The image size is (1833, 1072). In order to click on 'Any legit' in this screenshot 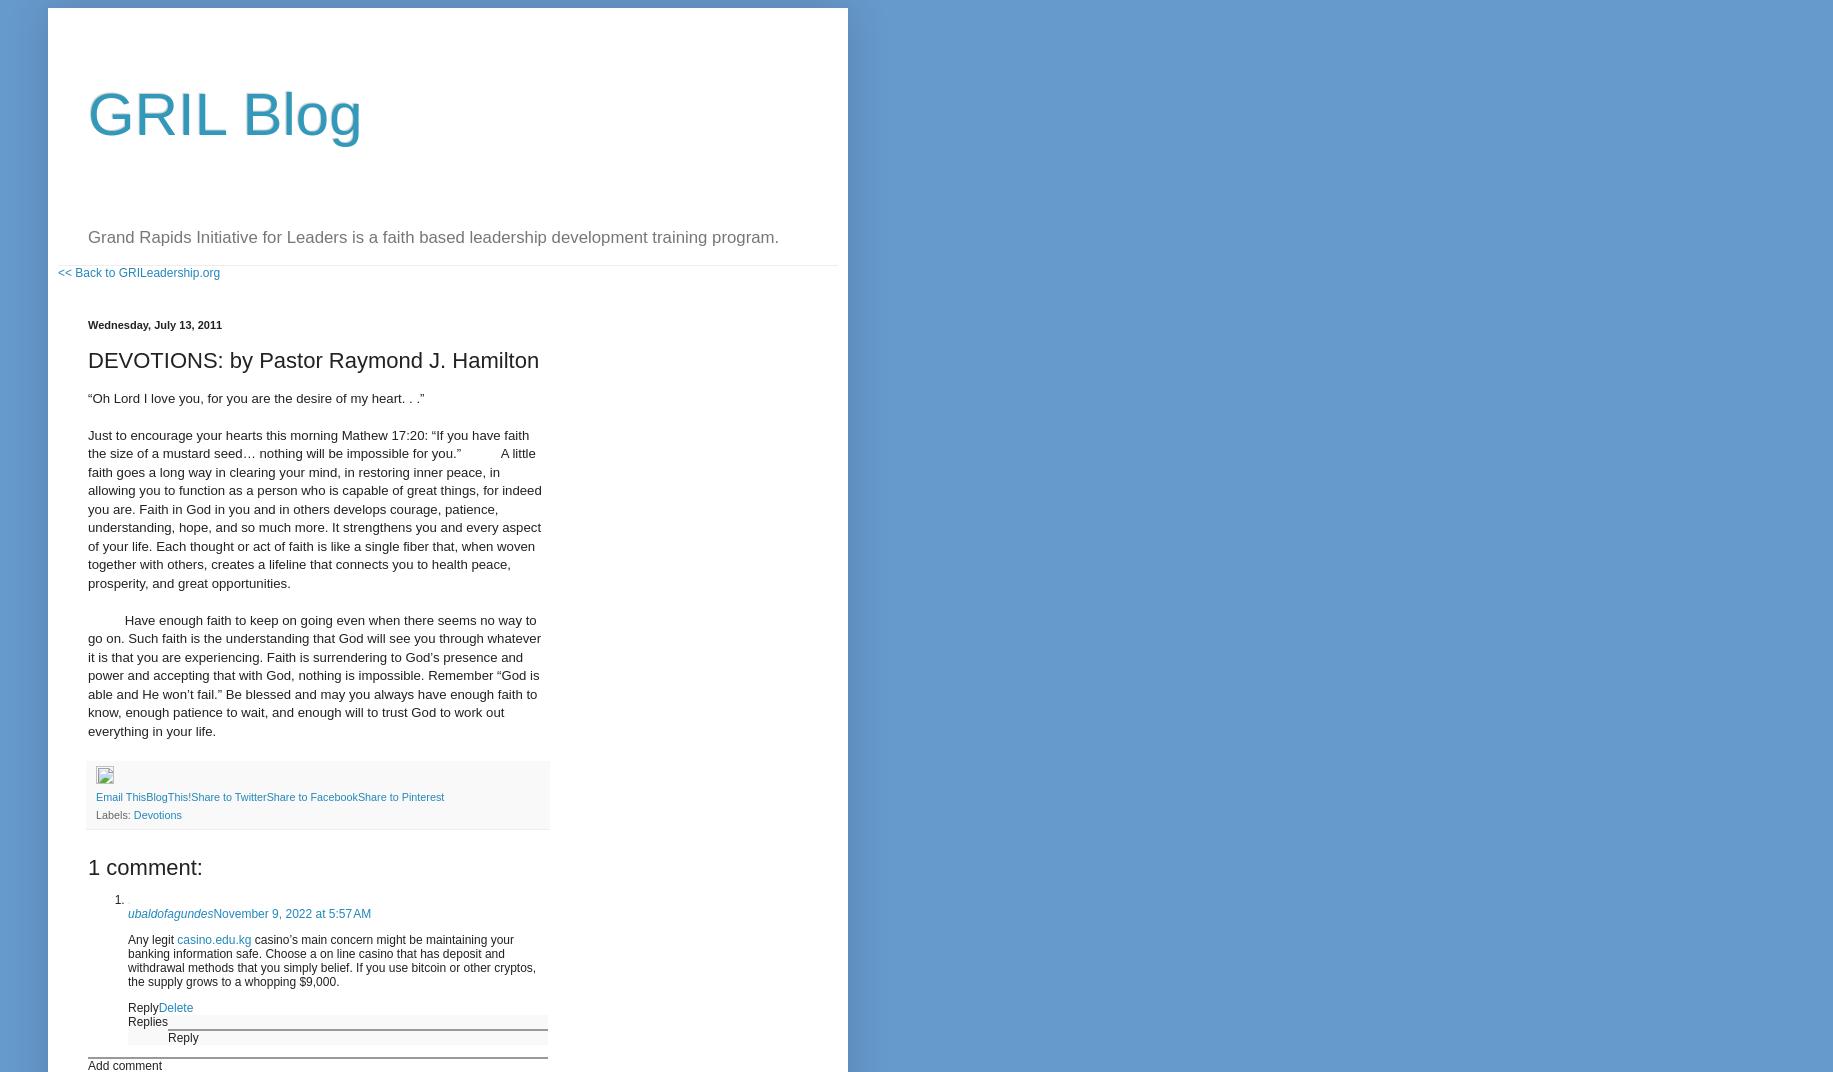, I will do `click(151, 938)`.